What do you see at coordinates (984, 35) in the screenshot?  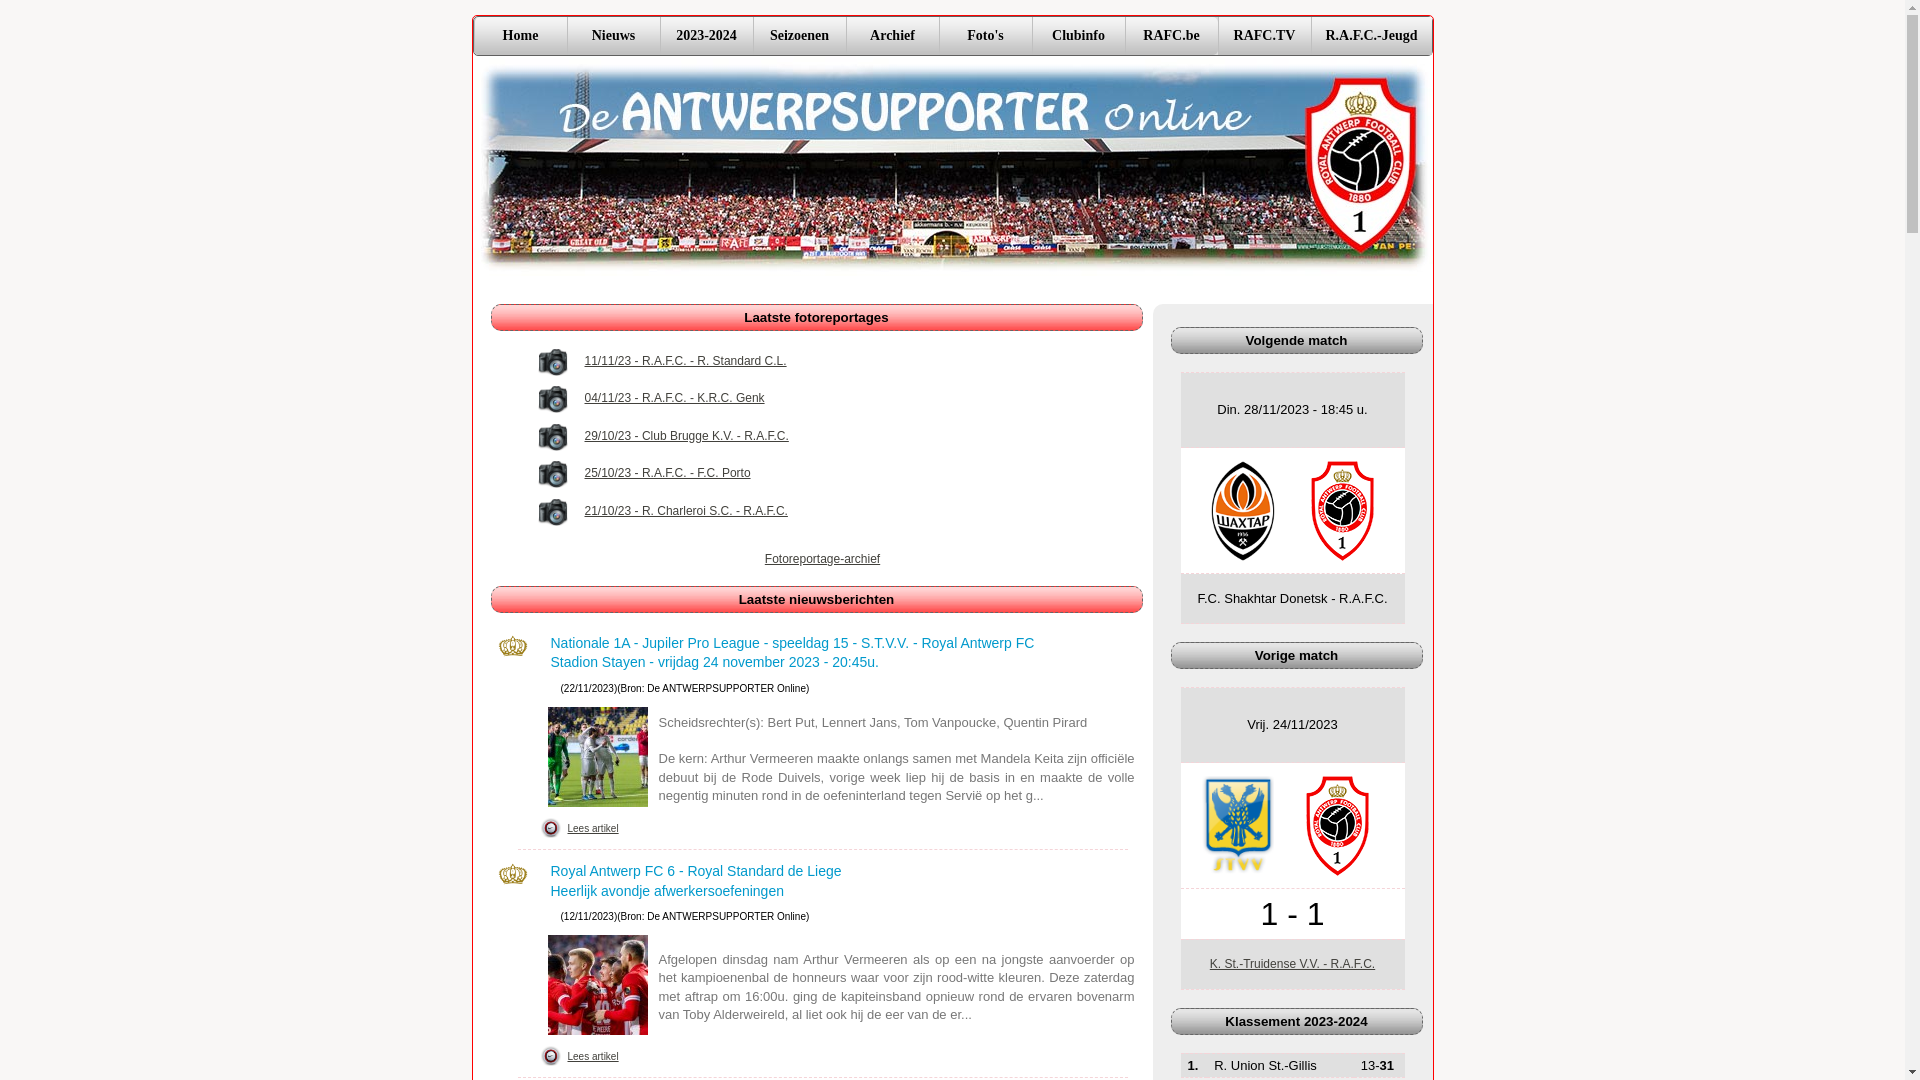 I see `'Foto's'` at bounding box center [984, 35].